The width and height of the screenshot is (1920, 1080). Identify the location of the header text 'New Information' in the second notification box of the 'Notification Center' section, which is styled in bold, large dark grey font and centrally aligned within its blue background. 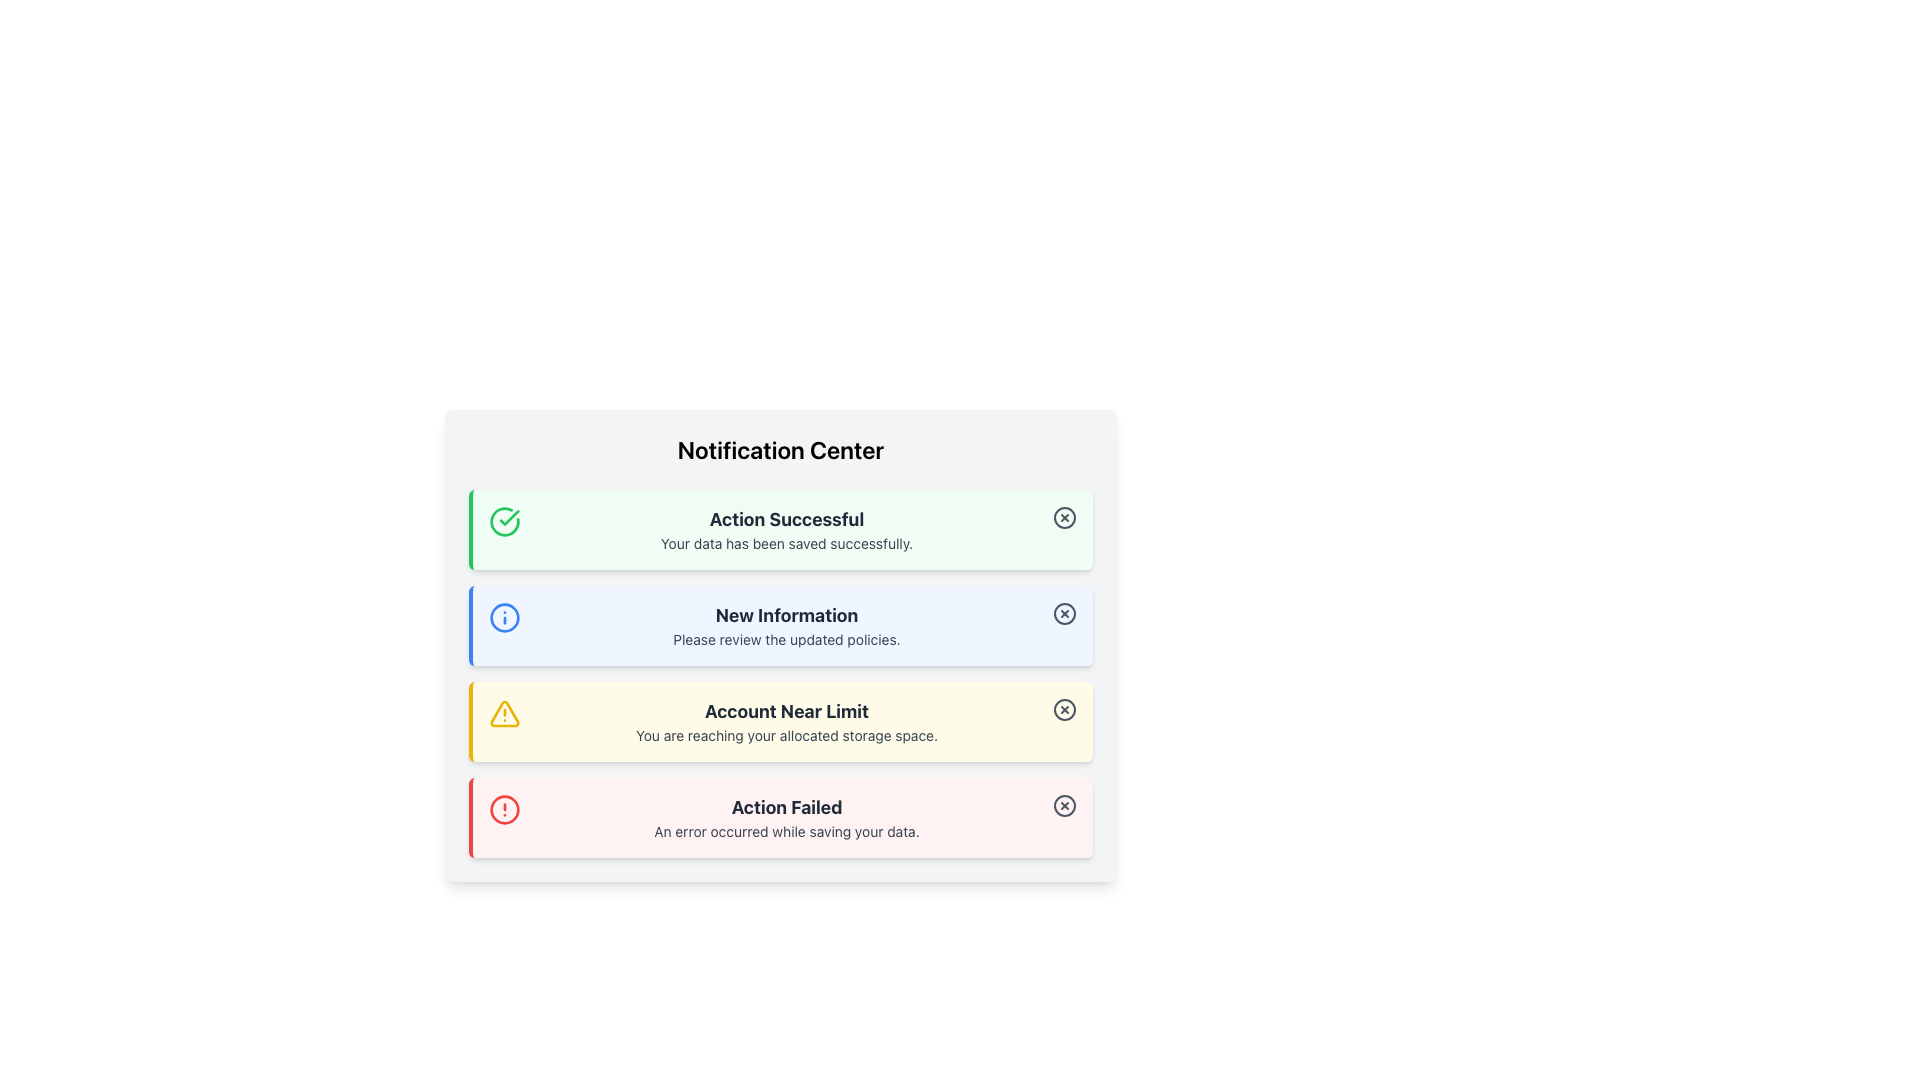
(786, 615).